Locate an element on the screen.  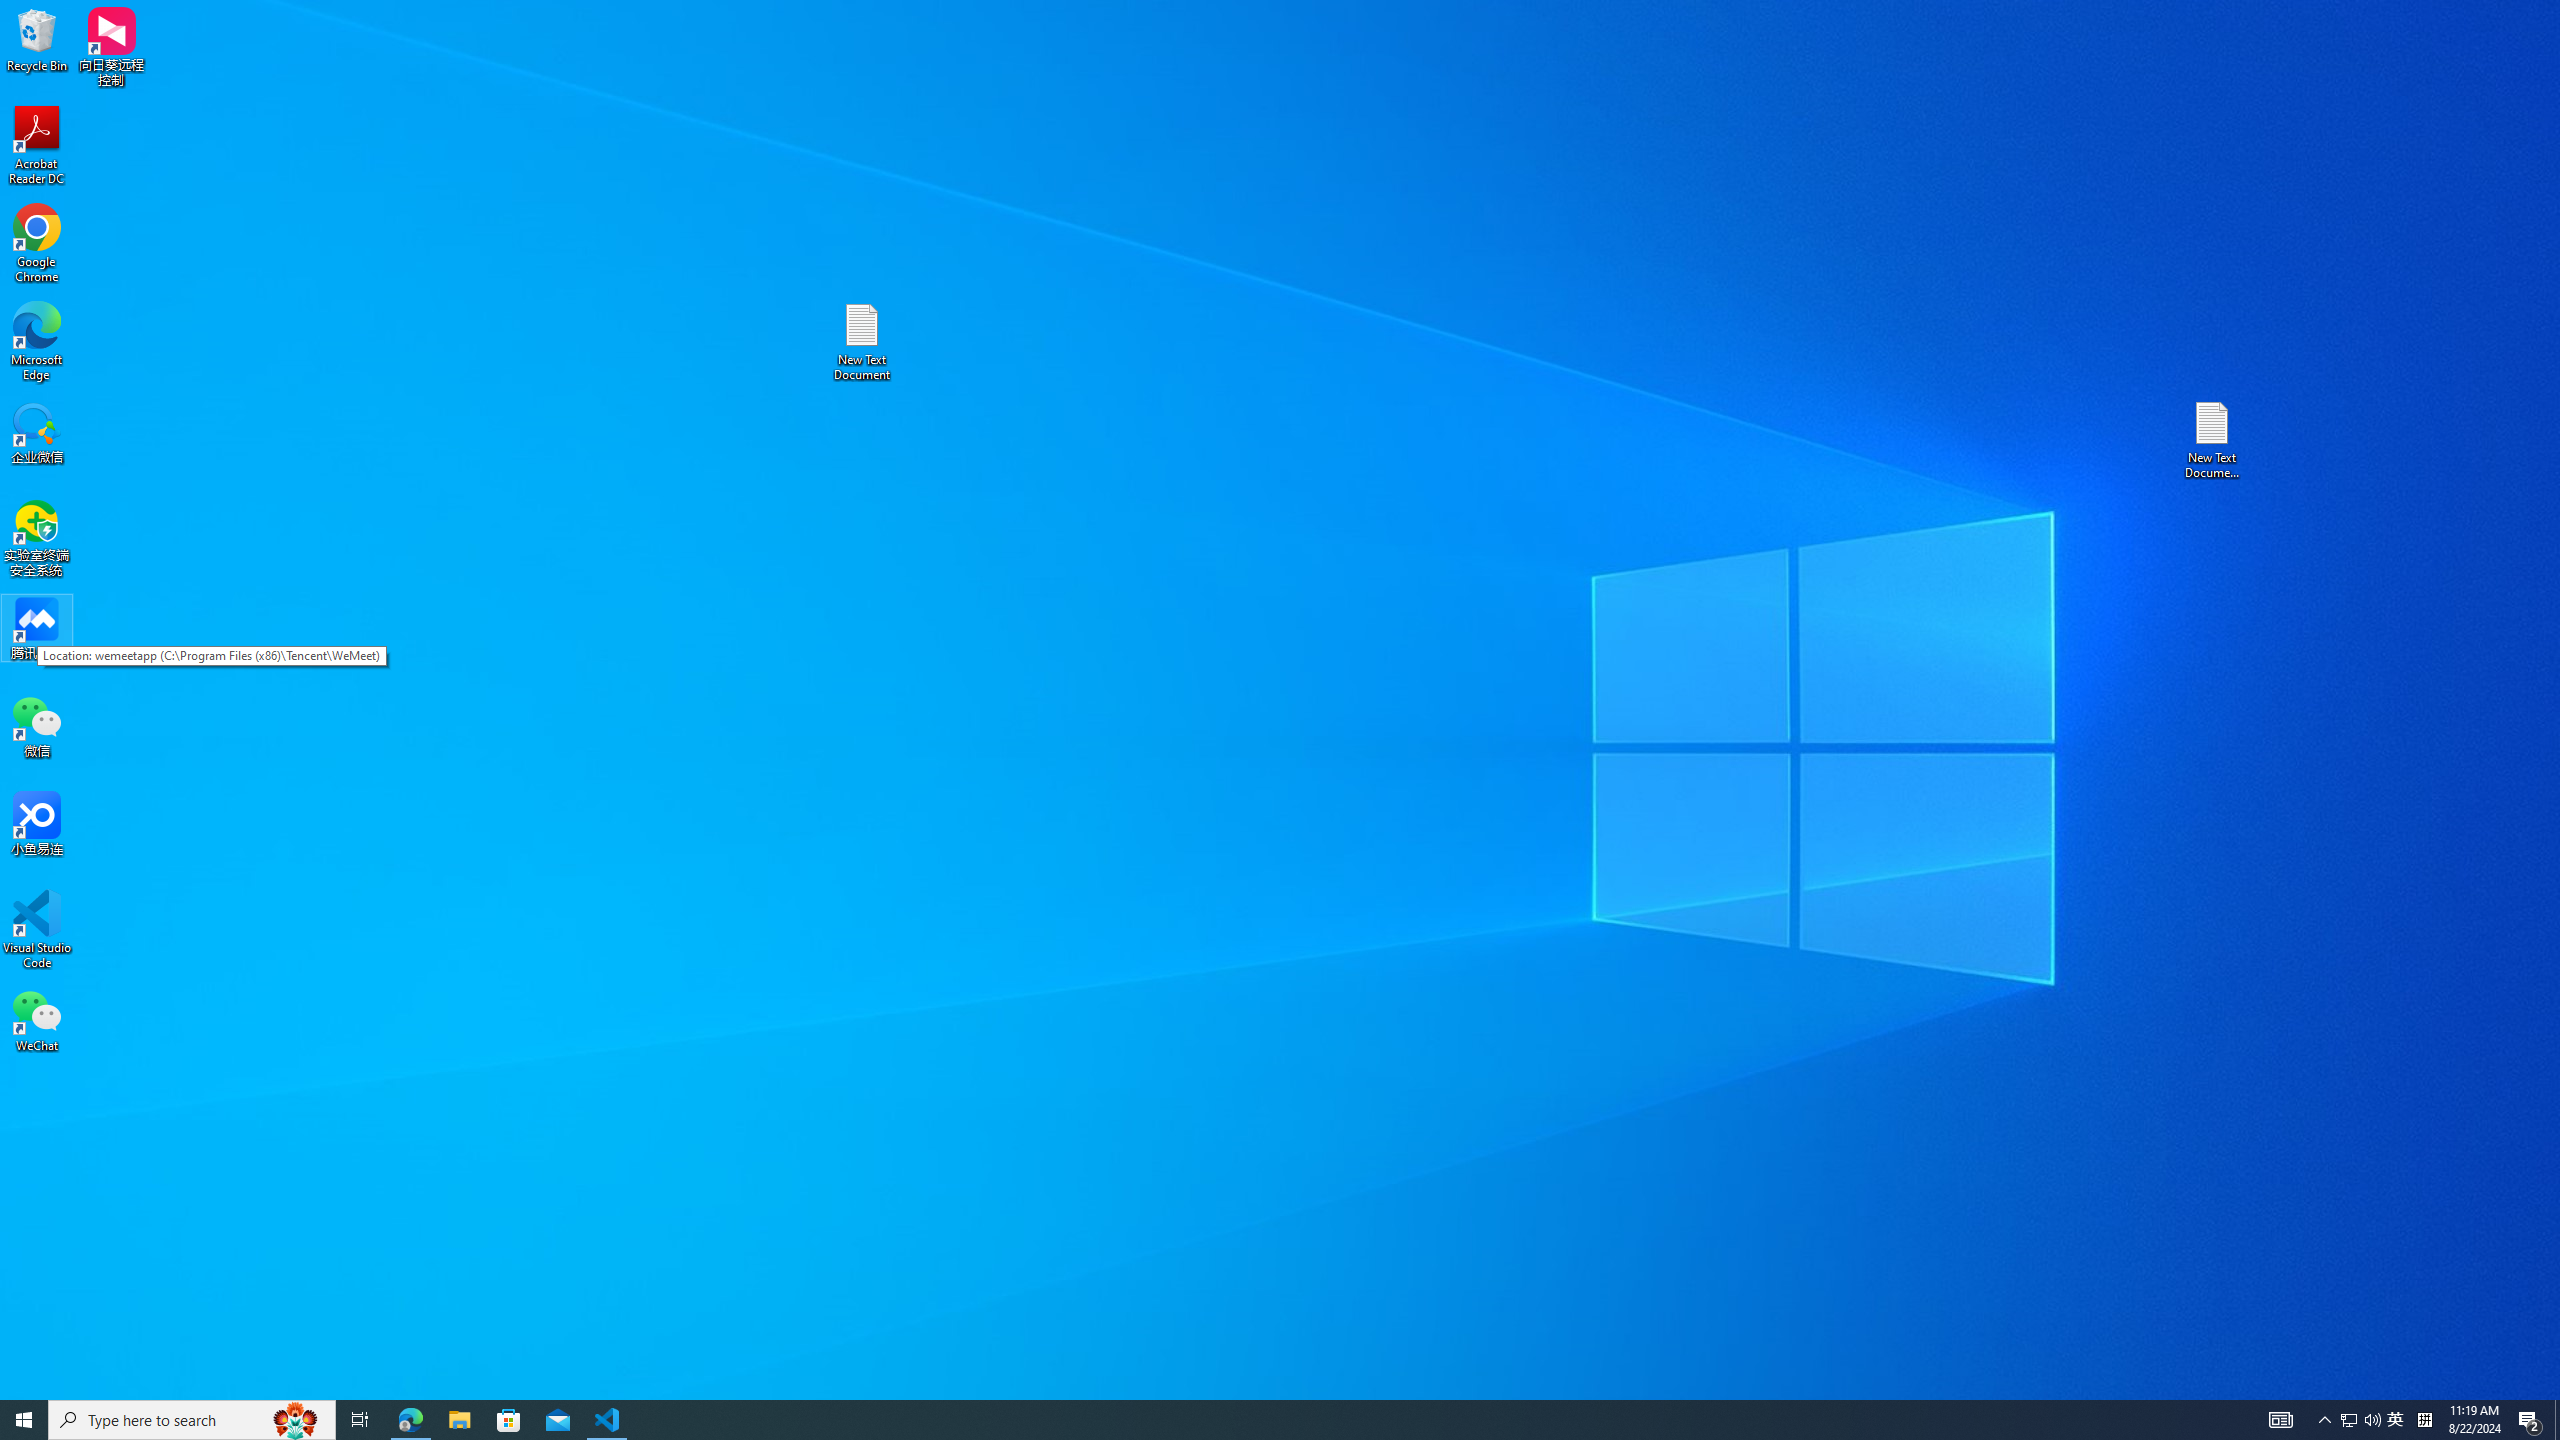
'Tray Input Indicator - Chinese (Simplified, China)' is located at coordinates (2424, 1418).